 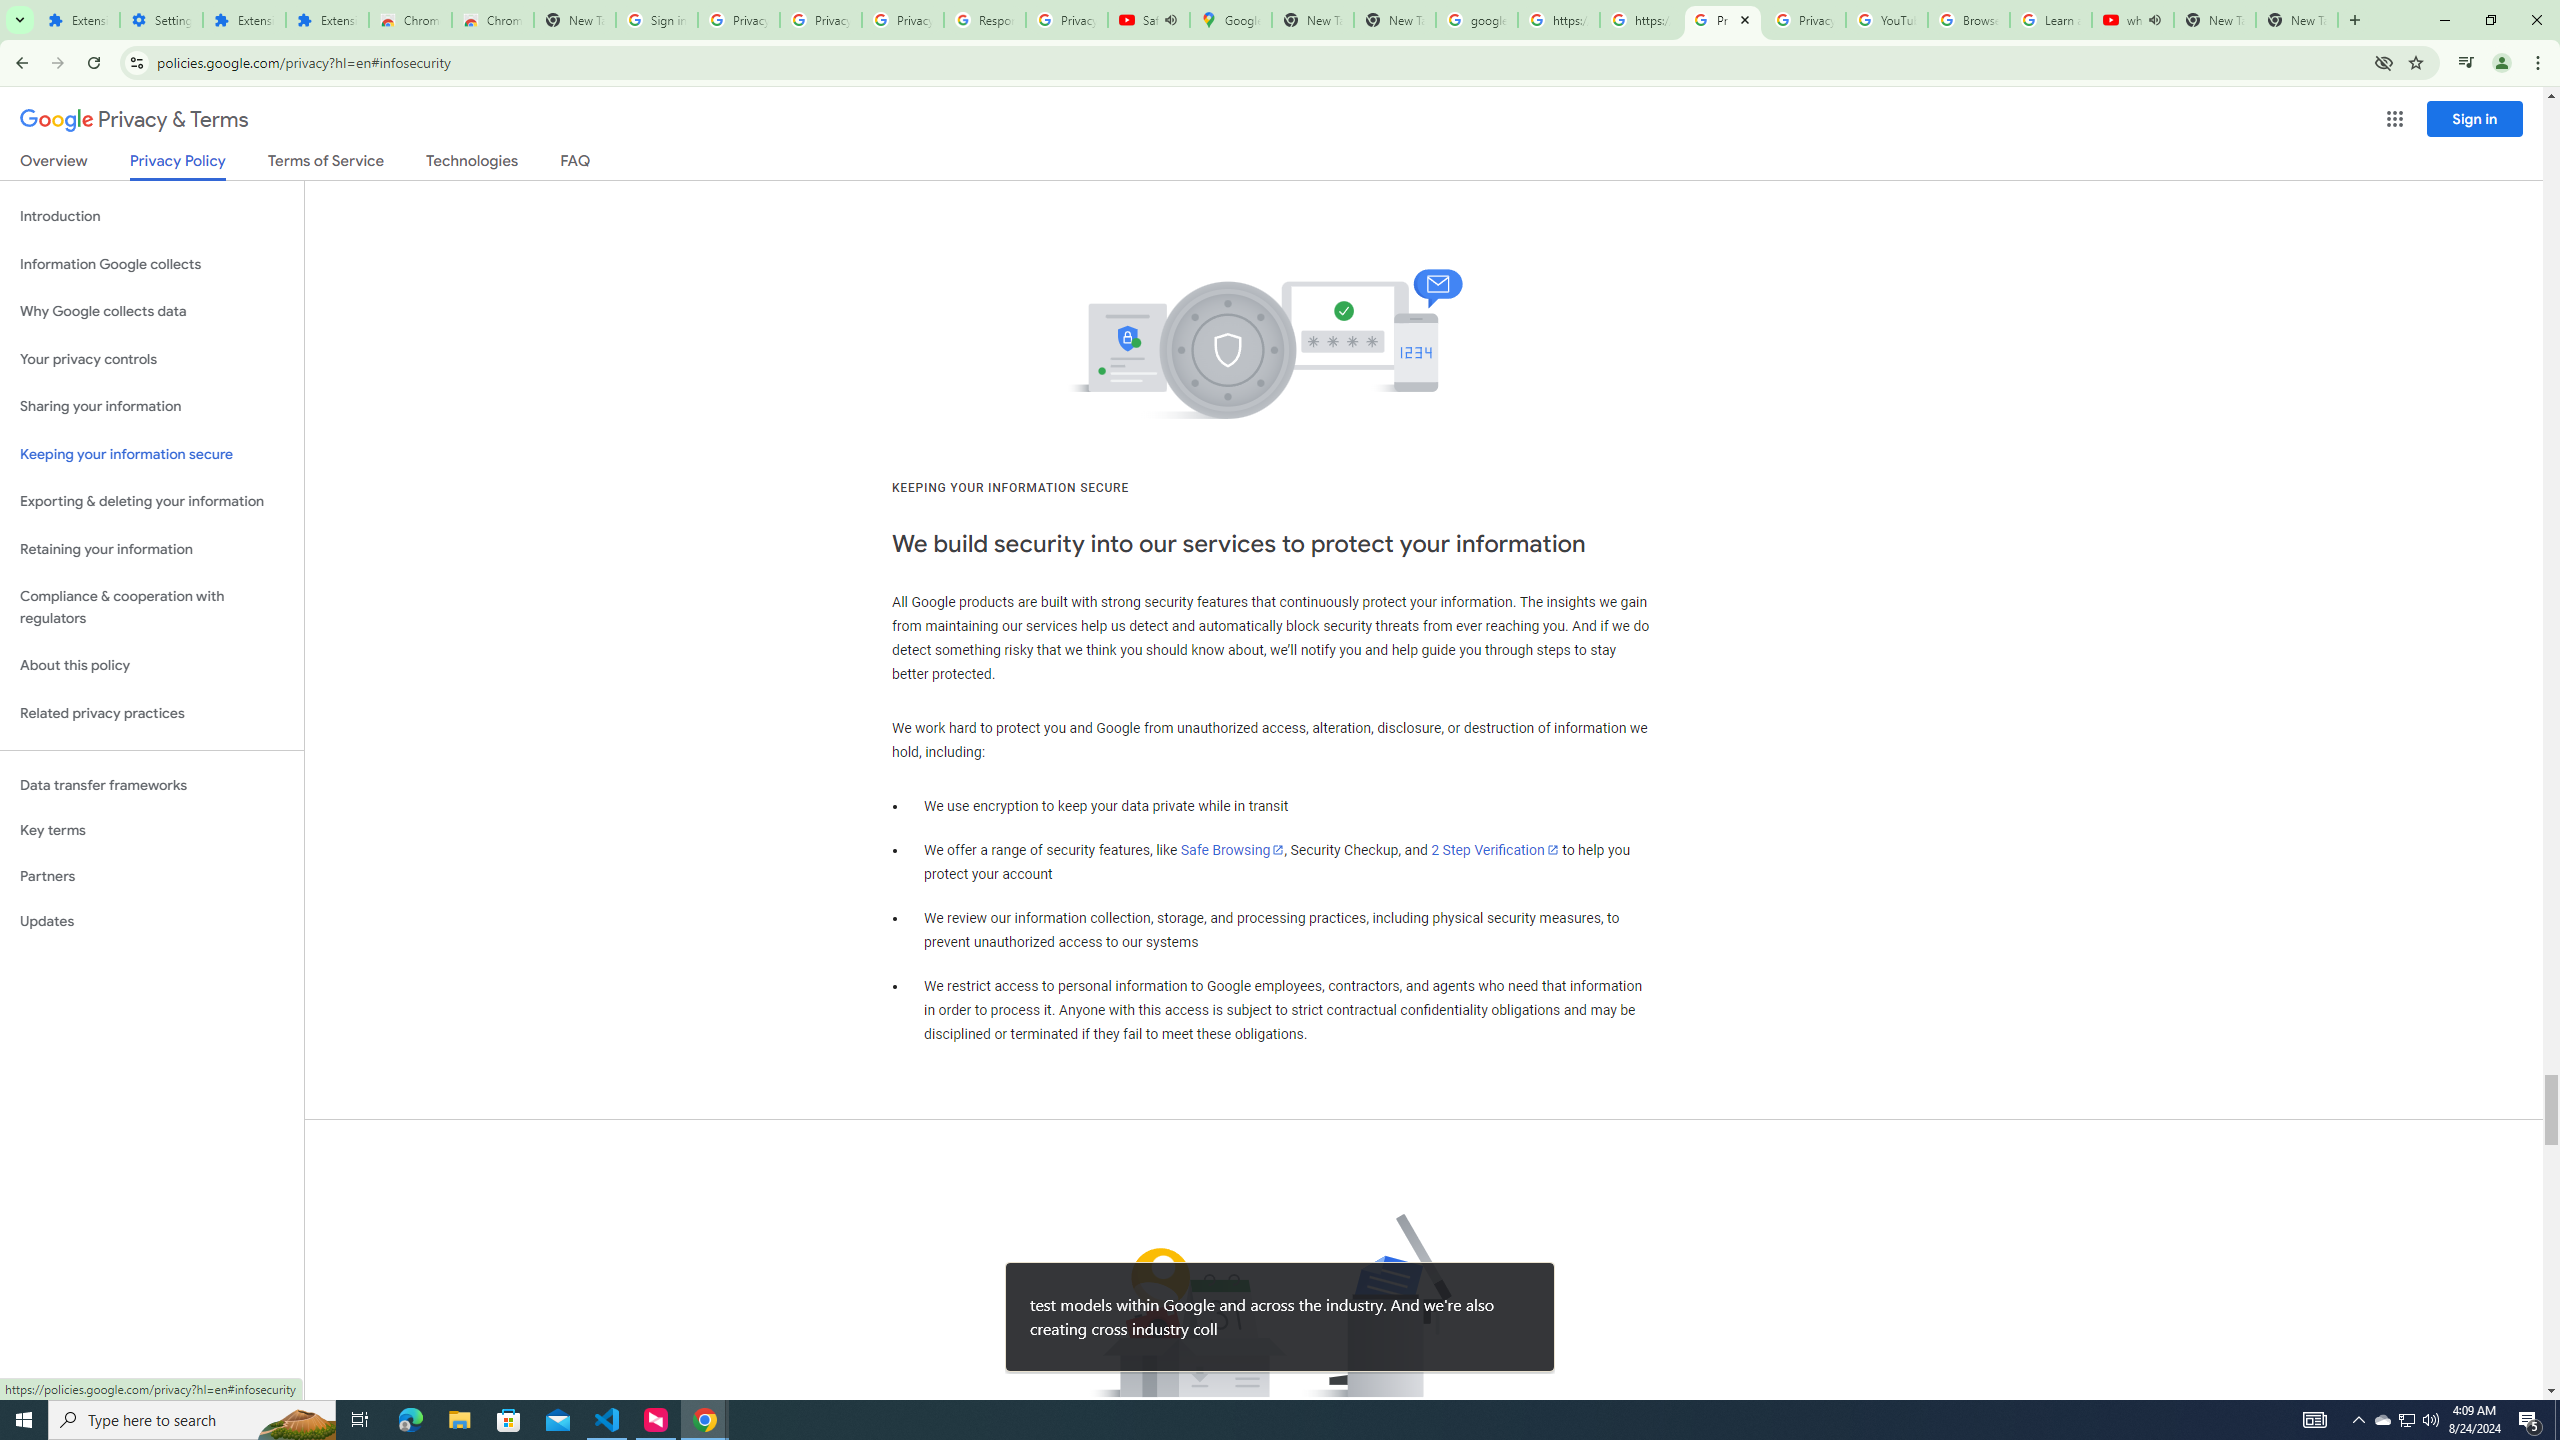 I want to click on 'Retaining your information', so click(x=151, y=549).